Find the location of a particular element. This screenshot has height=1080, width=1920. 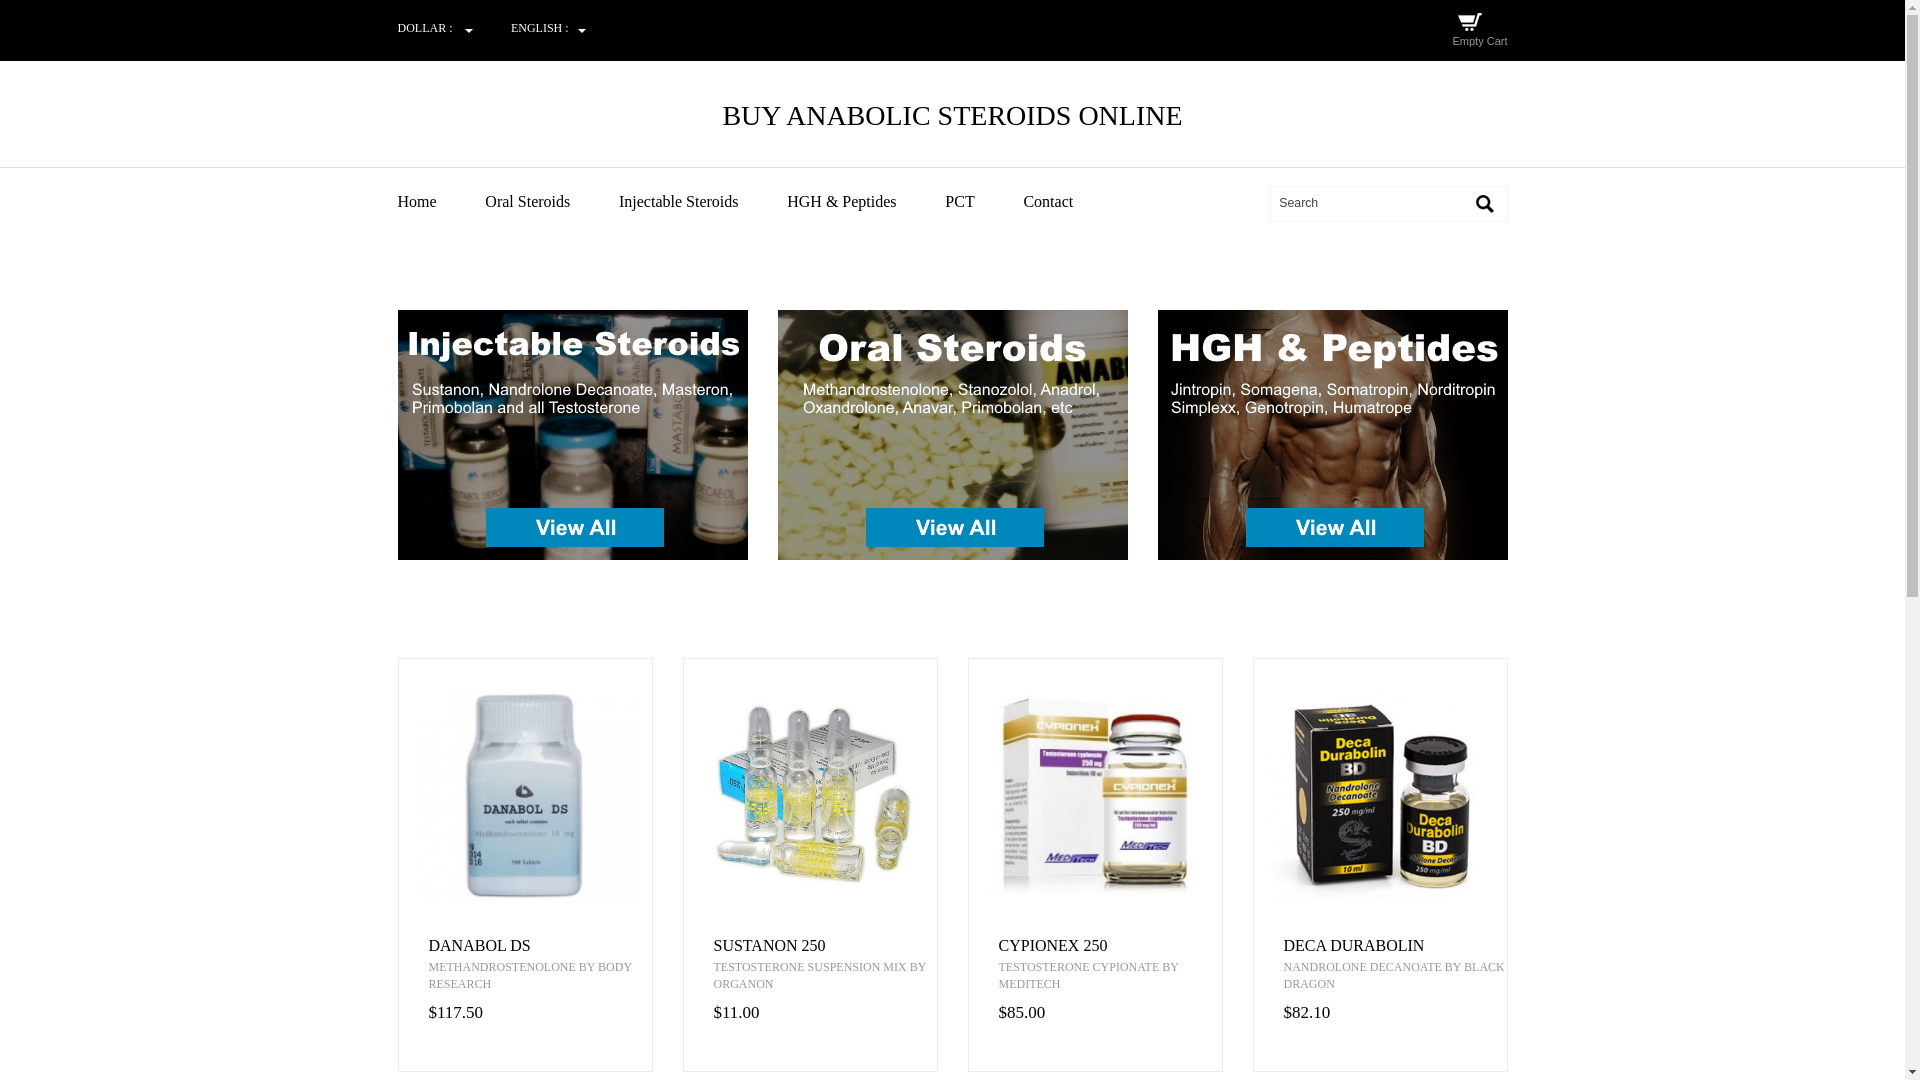

'DANABOL DS' is located at coordinates (426, 945).